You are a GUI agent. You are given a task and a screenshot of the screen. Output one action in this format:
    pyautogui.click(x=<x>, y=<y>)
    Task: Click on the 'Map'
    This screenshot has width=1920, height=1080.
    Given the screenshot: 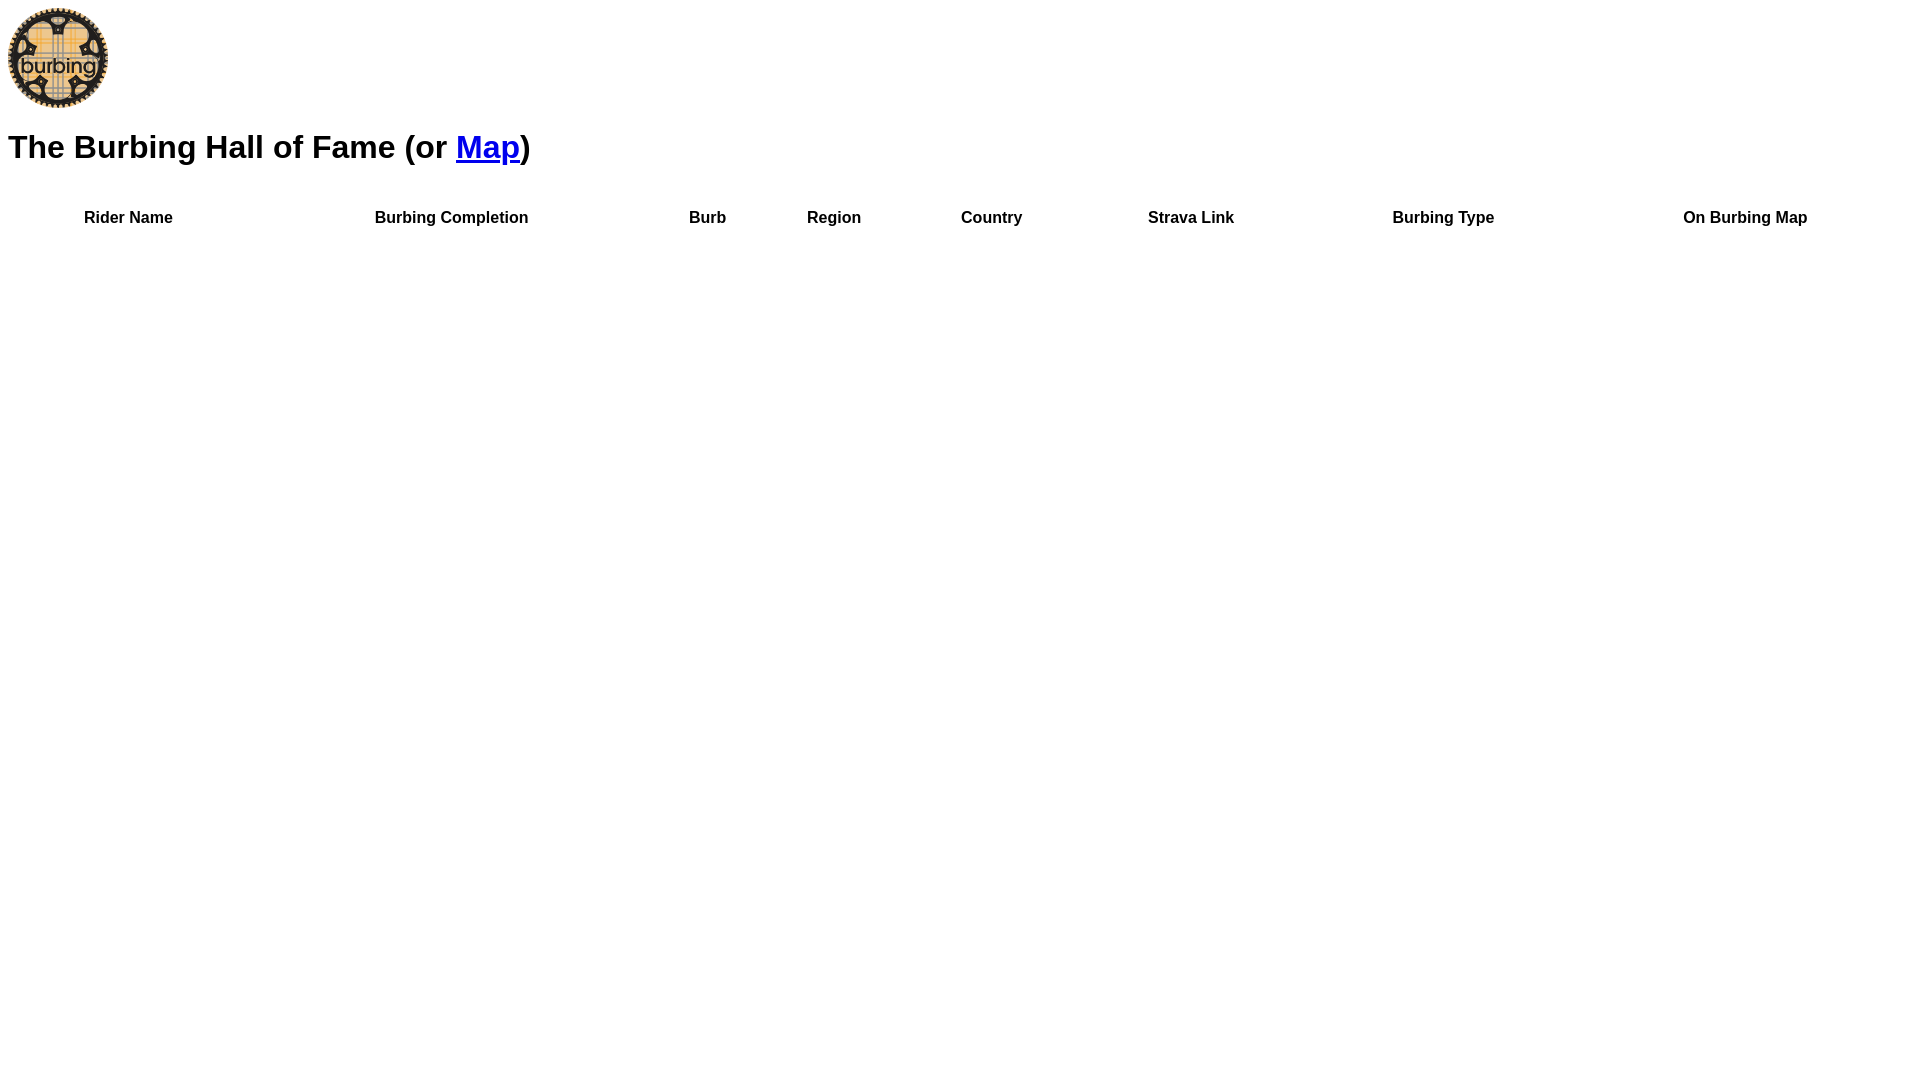 What is the action you would take?
    pyautogui.click(x=488, y=145)
    